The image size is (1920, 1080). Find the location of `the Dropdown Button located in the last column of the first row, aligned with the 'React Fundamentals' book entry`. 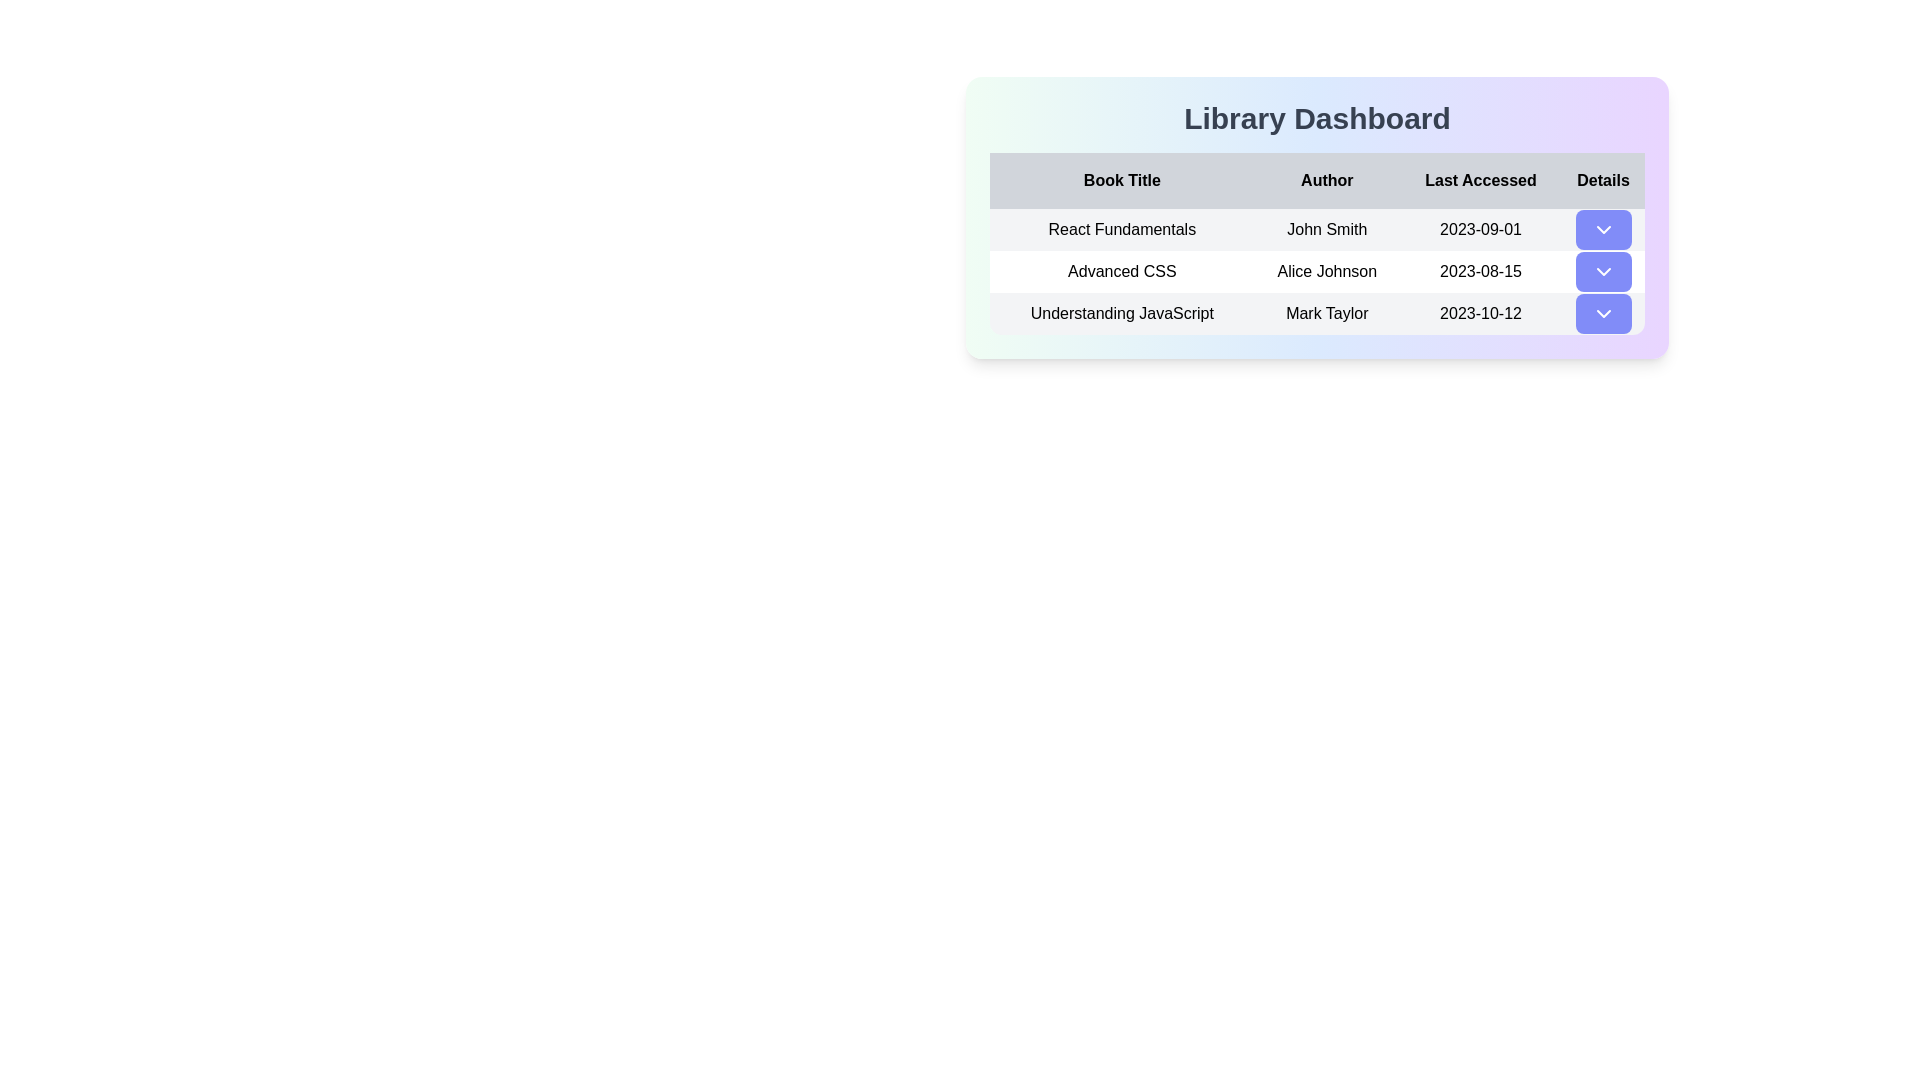

the Dropdown Button located in the last column of the first row, aligned with the 'React Fundamentals' book entry is located at coordinates (1603, 229).